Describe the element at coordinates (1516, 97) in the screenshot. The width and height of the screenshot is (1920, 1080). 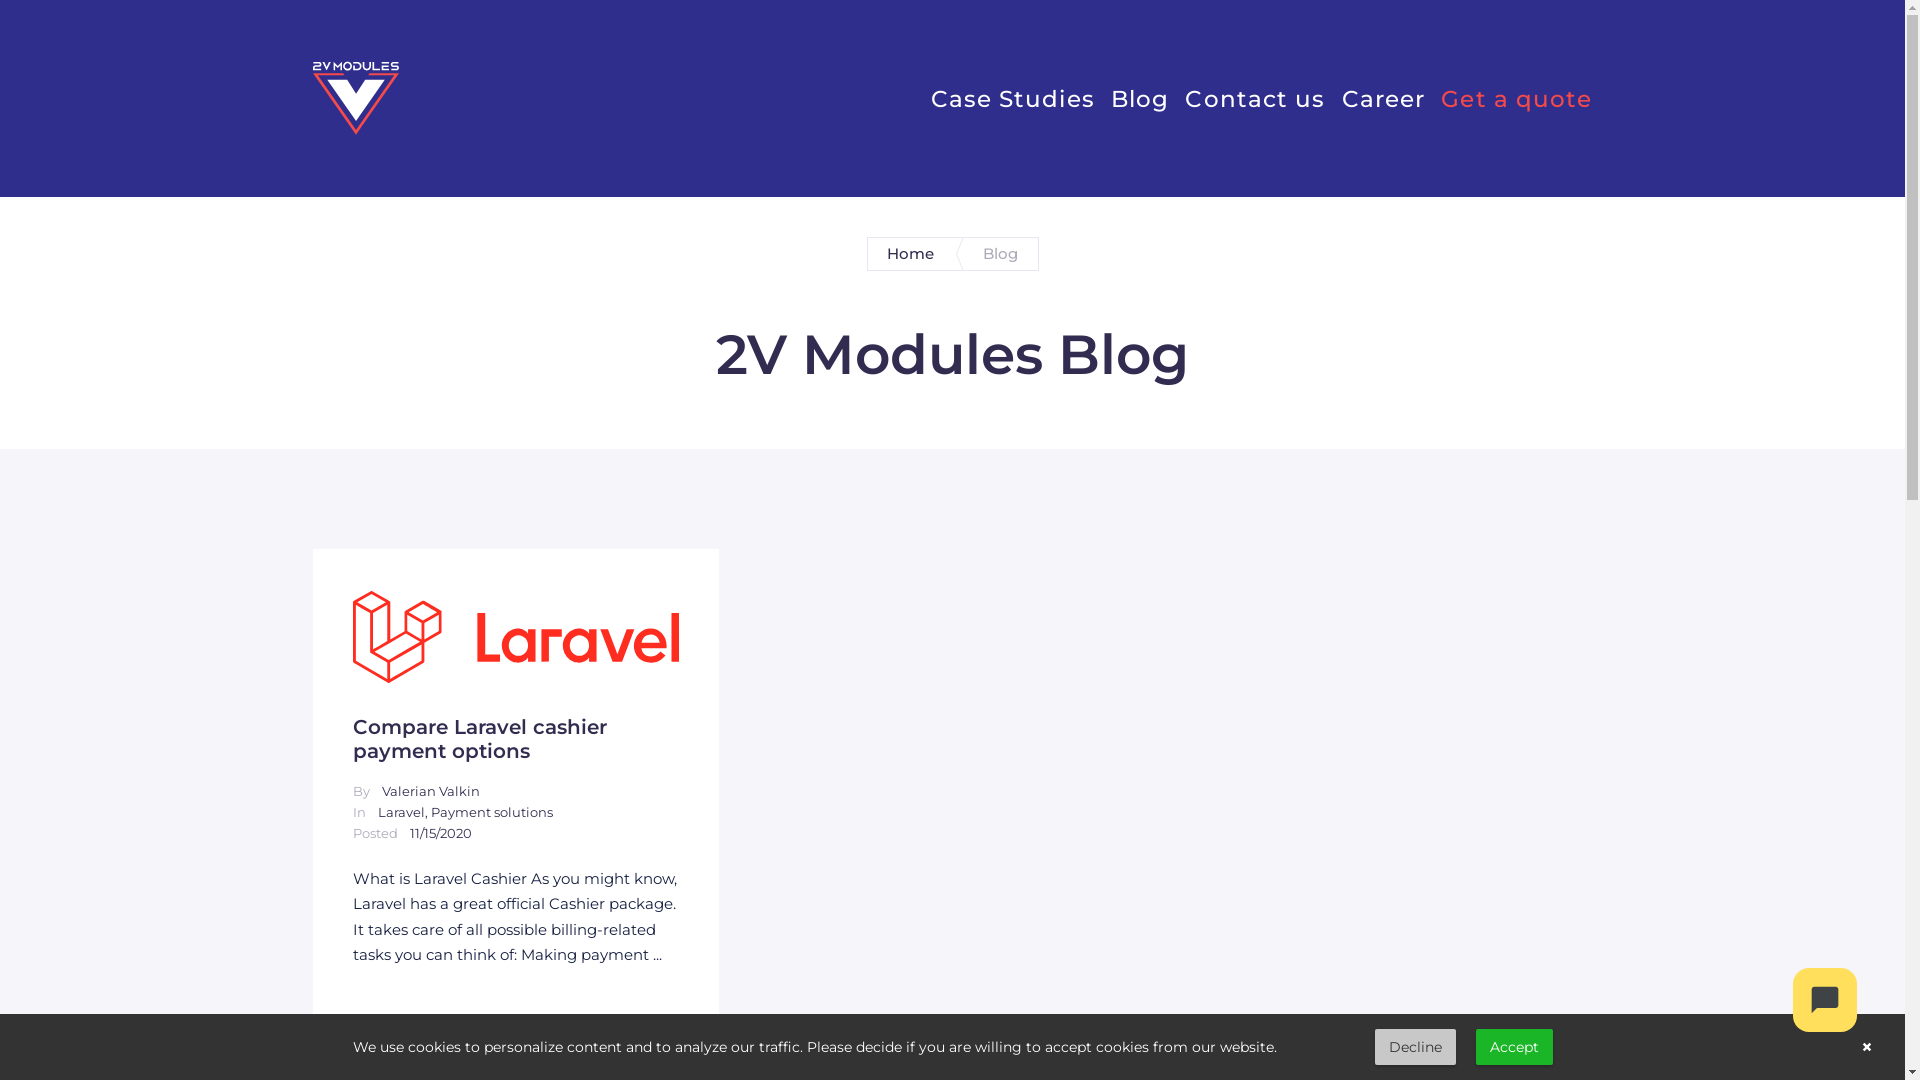
I see `'Get a quote'` at that location.